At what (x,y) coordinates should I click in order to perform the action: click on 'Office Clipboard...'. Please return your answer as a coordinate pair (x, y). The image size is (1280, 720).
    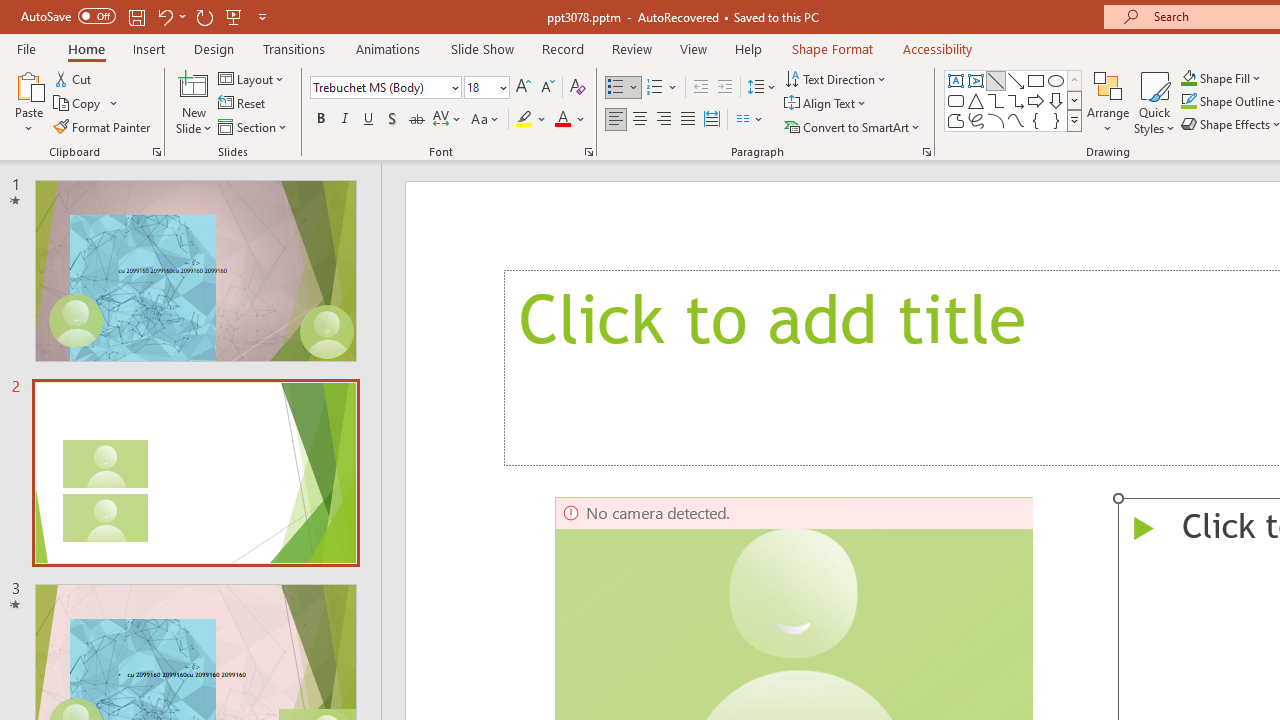
    Looking at the image, I should click on (155, 150).